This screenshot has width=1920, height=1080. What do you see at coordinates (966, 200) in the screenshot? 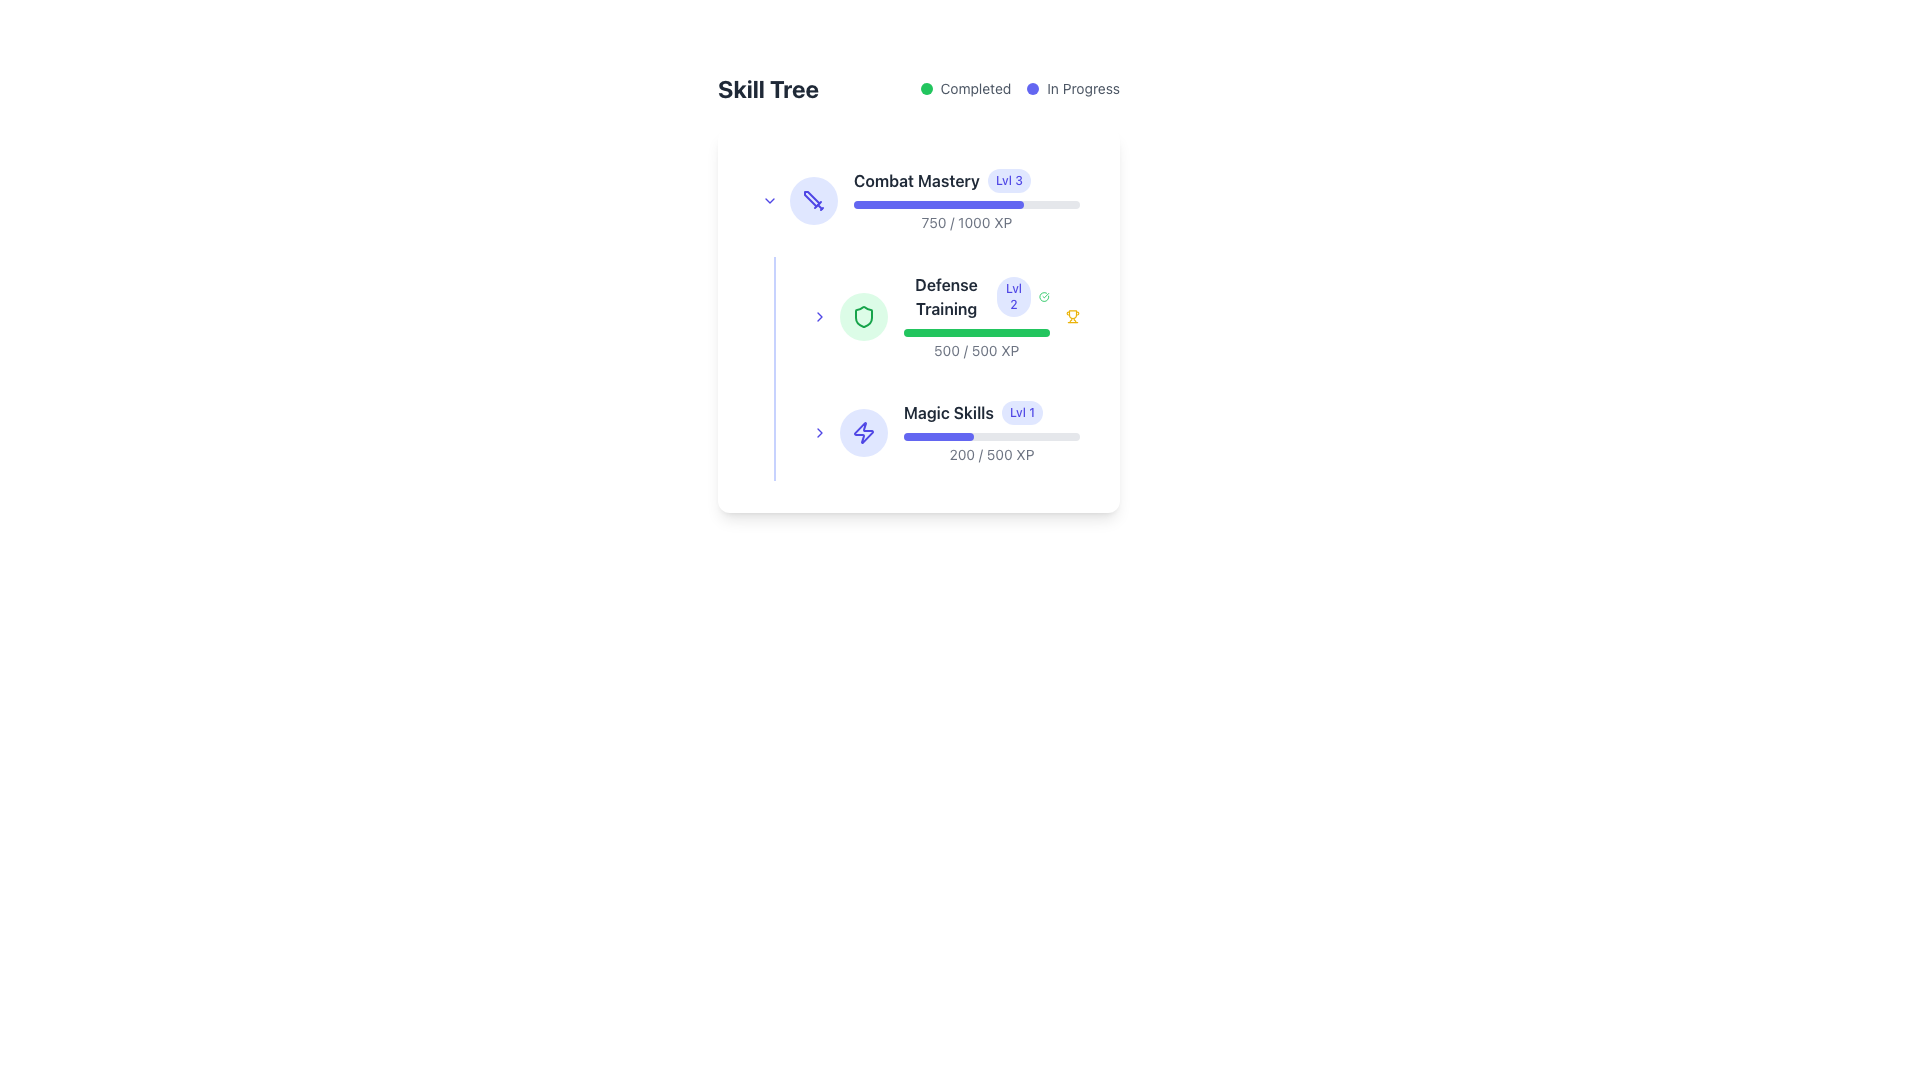
I see `the 'Combat Mastery' Progress Bar with Labels, which displays 'Lvl 3' and the corresponding experience progress, located in the first section of the skill list` at bounding box center [966, 200].